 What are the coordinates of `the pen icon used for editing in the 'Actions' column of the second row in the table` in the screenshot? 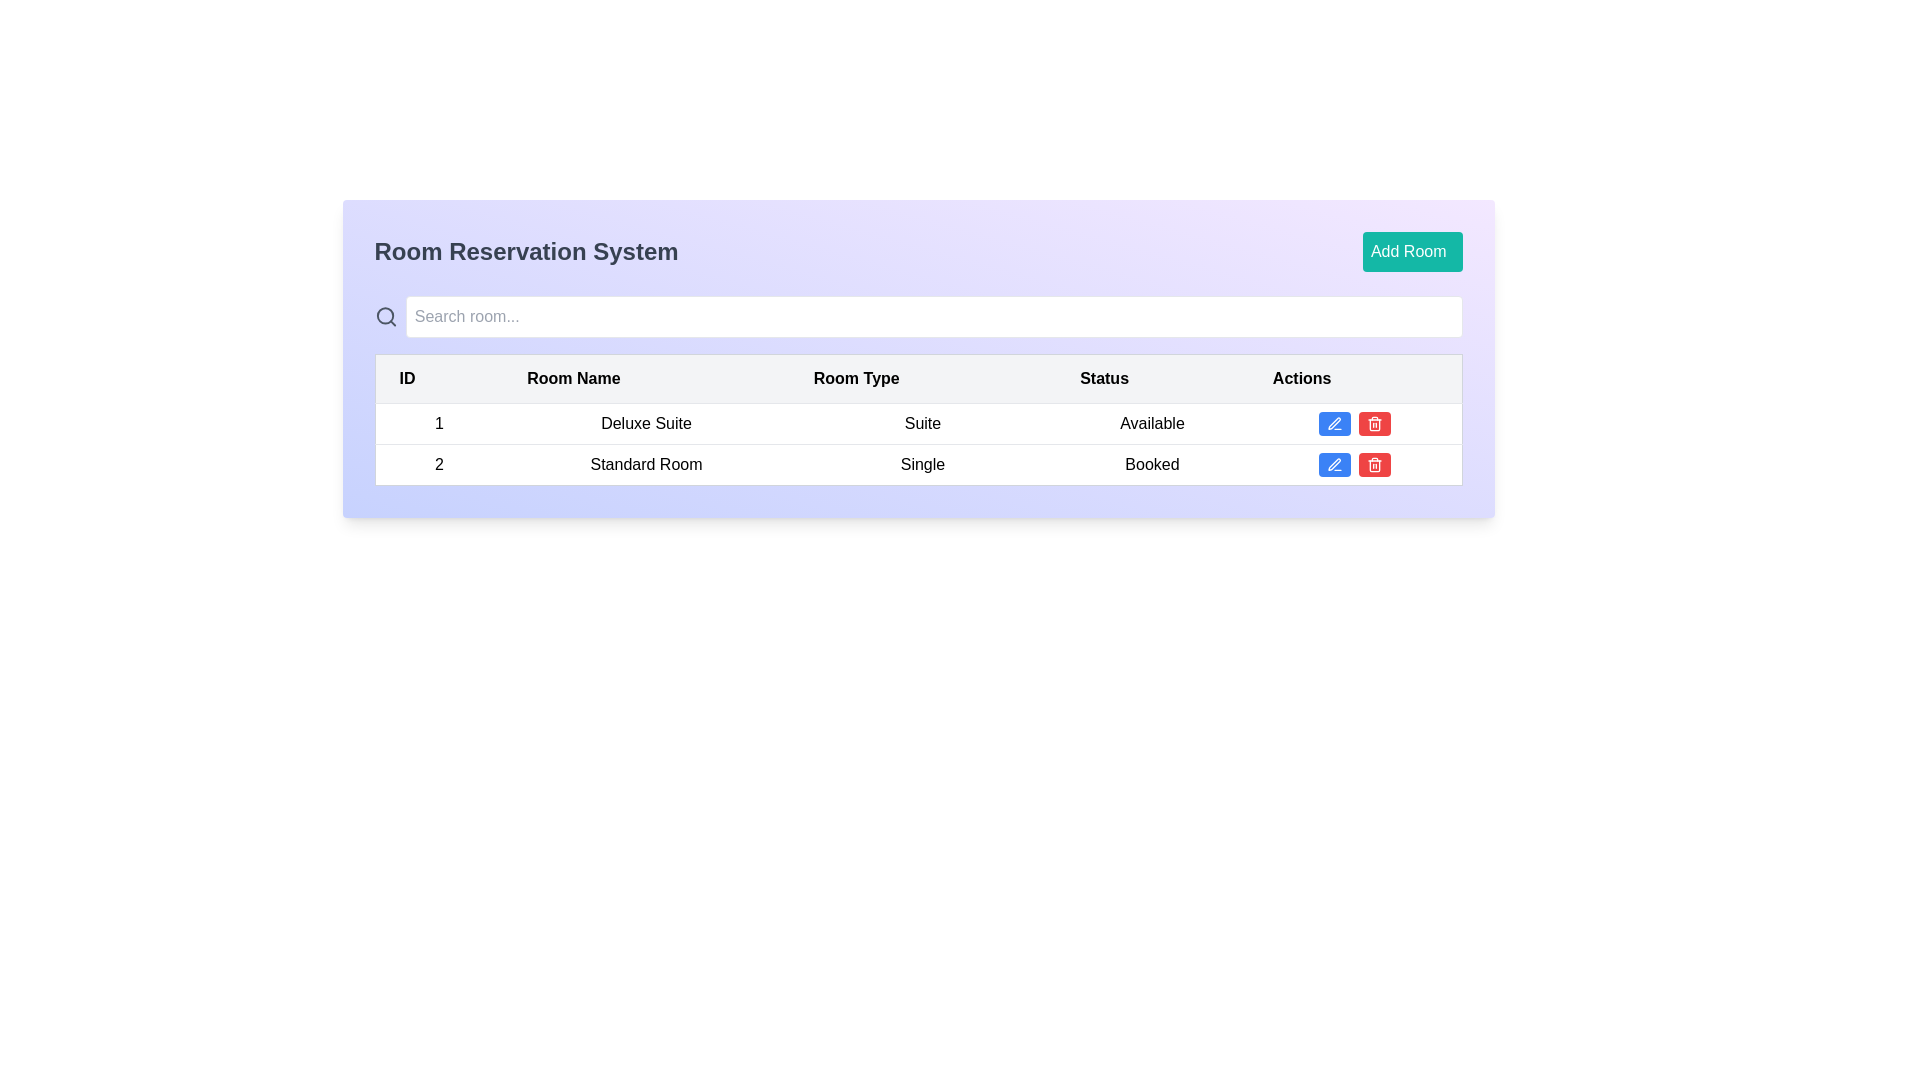 It's located at (1334, 422).